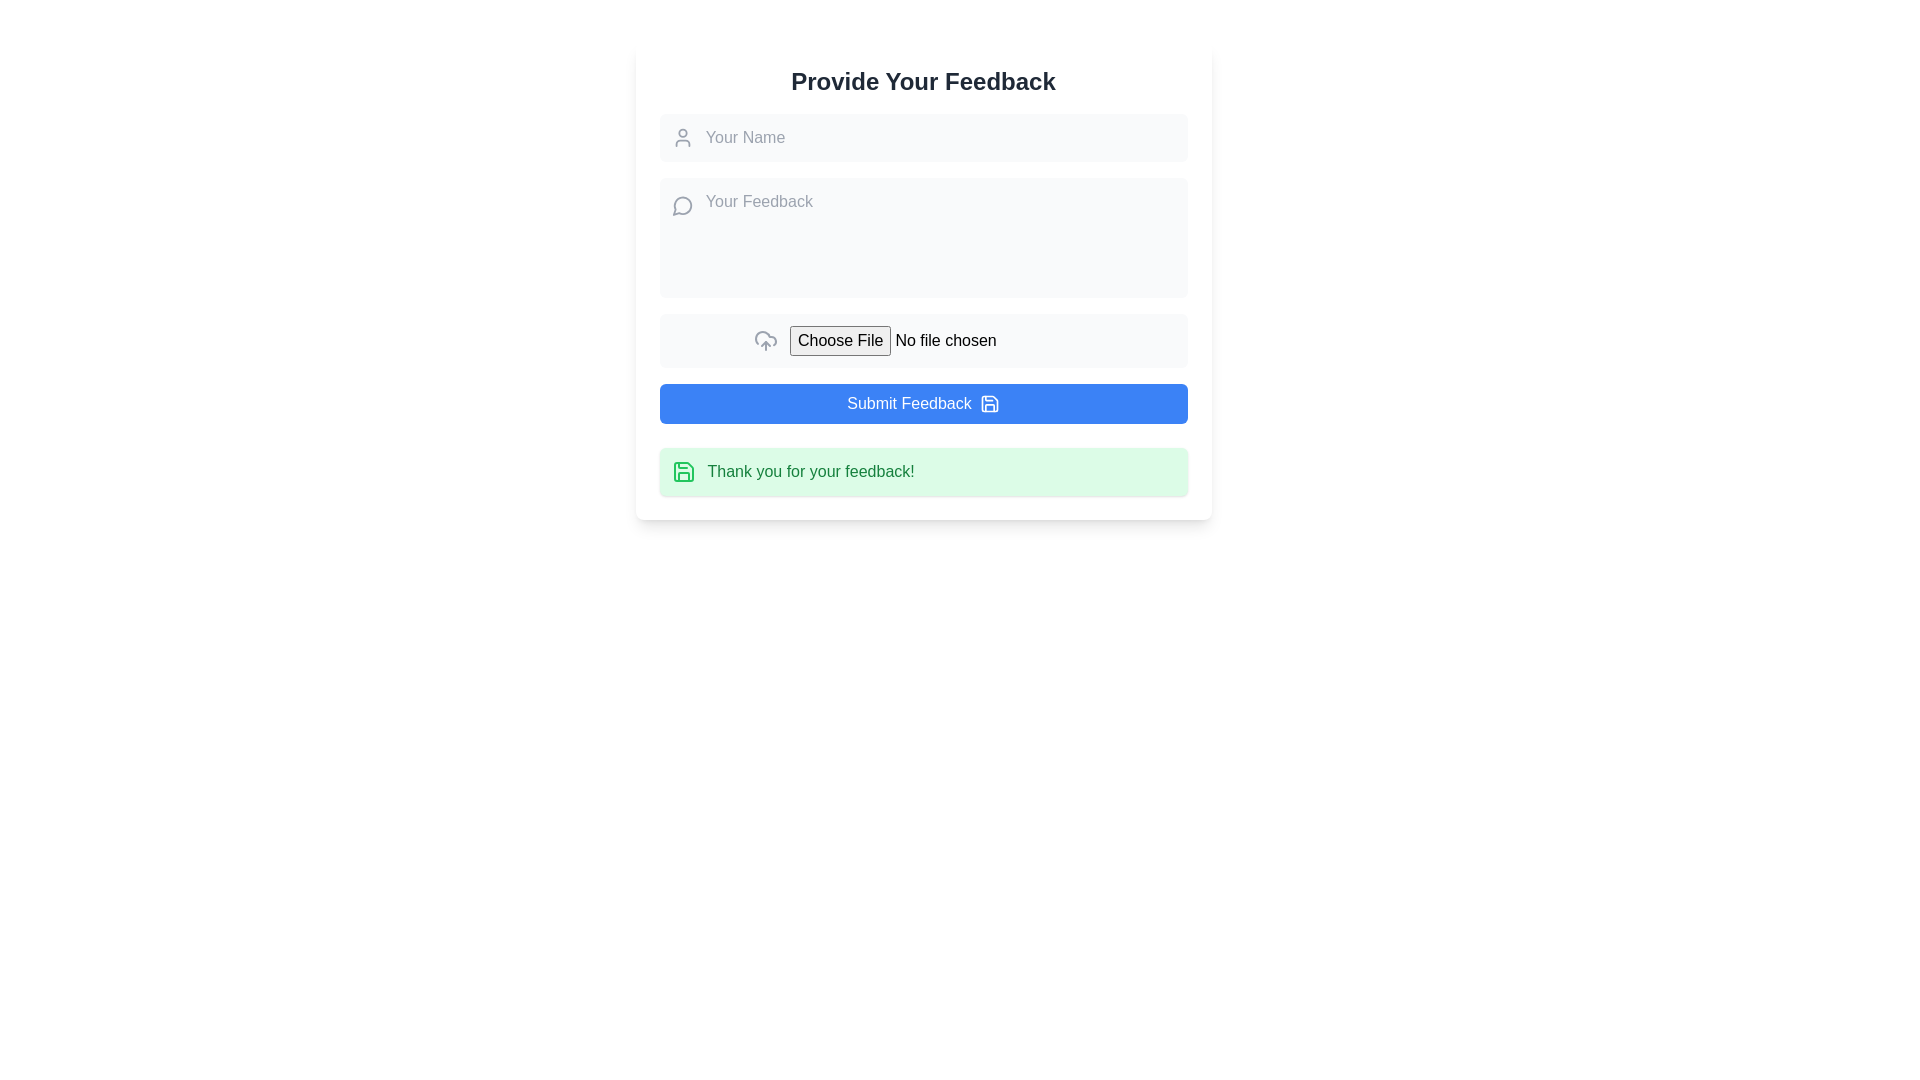 The height and width of the screenshot is (1080, 1920). Describe the element at coordinates (922, 80) in the screenshot. I see `the Text Header that serves as a label for the feedback form, positioned at the topmost part of the form` at that location.